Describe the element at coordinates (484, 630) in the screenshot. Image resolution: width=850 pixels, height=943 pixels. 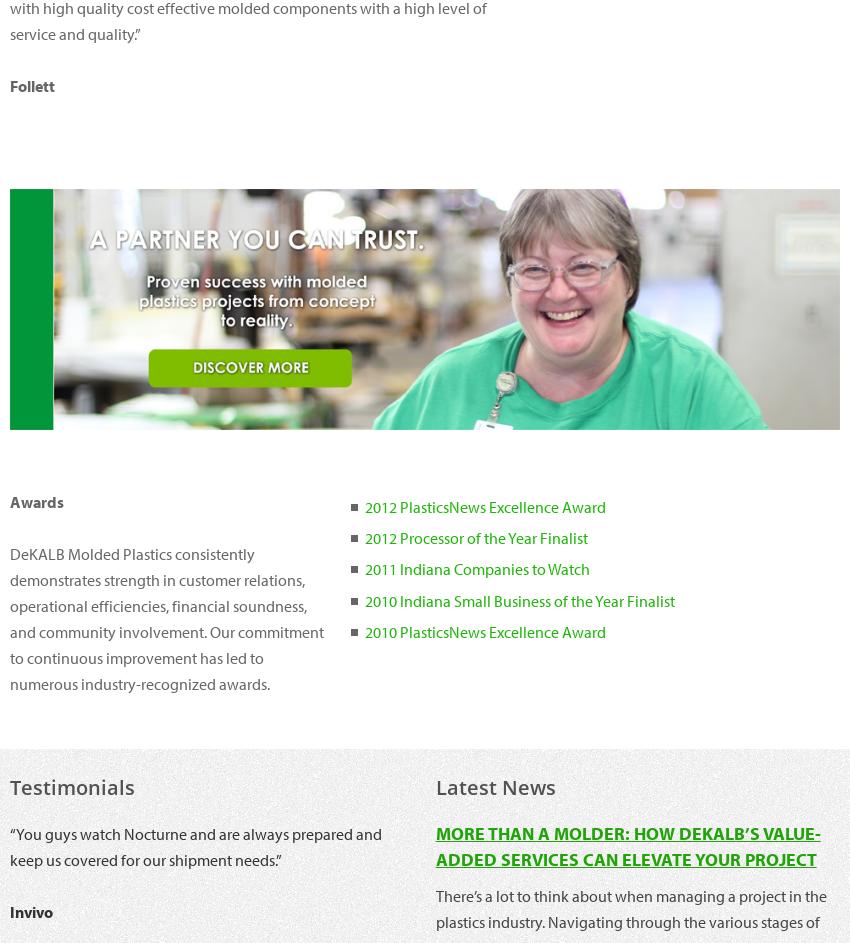
I see `'2010 PlasticsNews Excellence Award'` at that location.